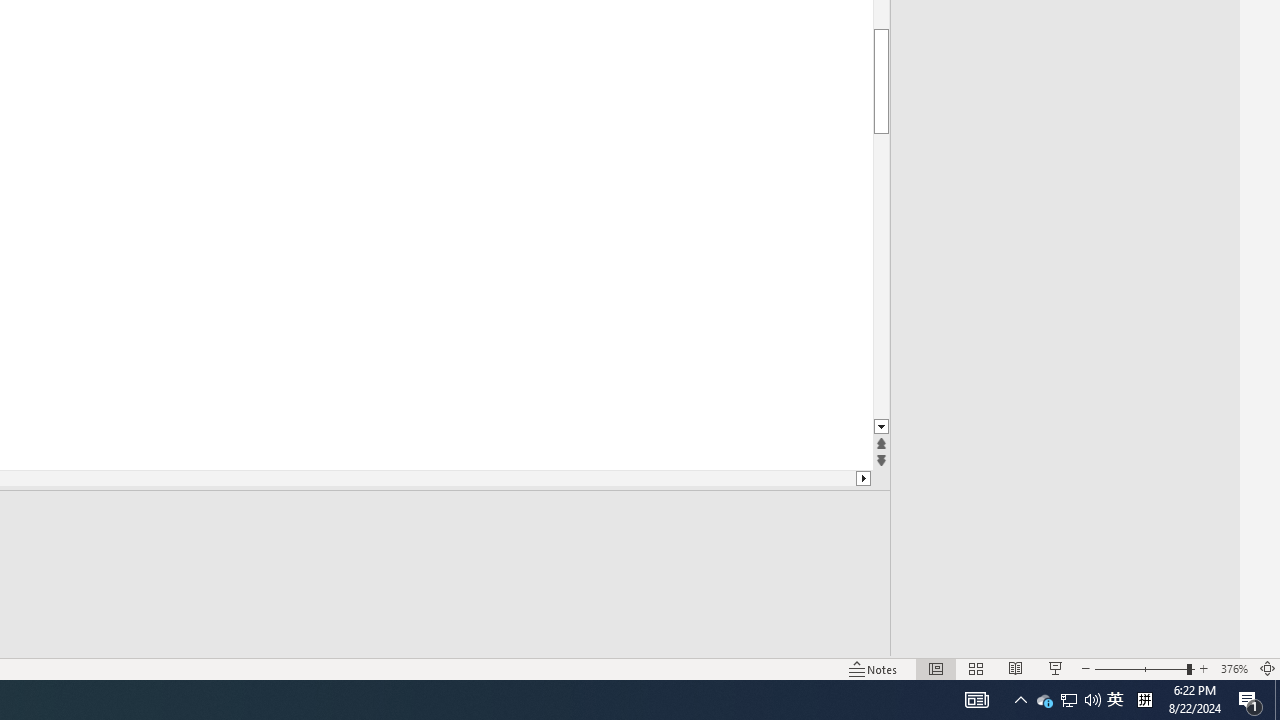  I want to click on 'Zoom 376%', so click(1233, 669).